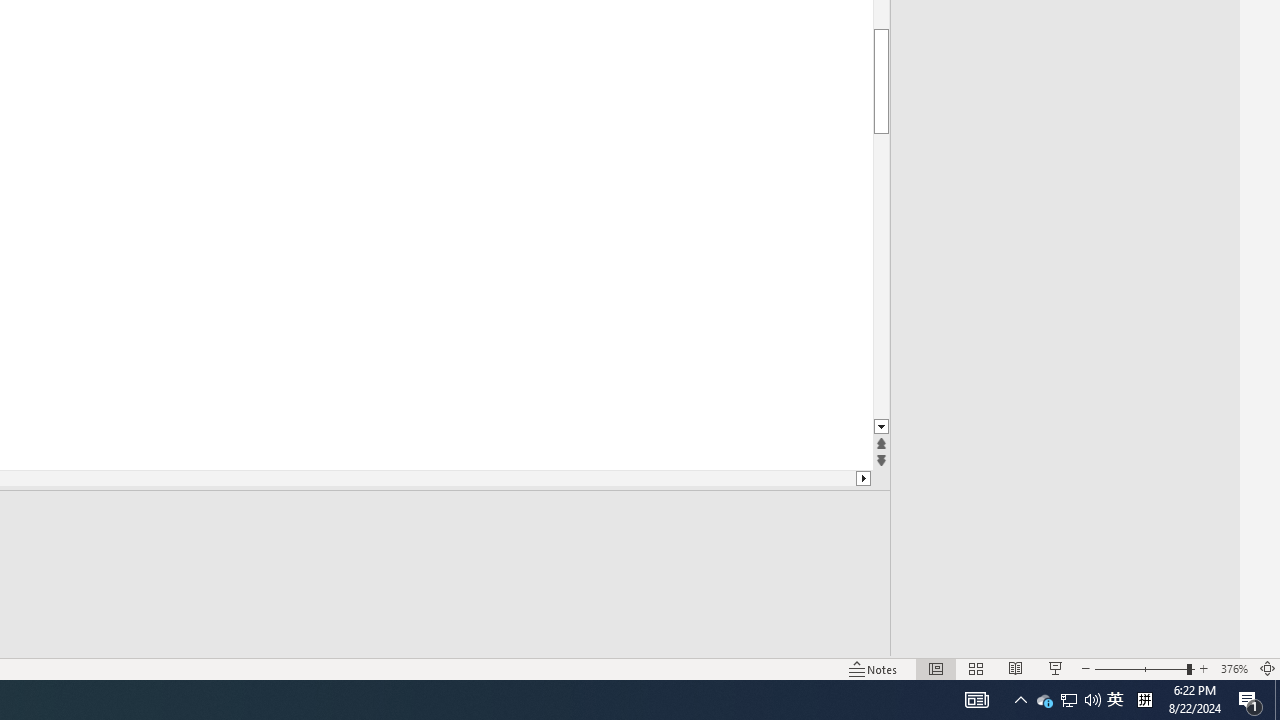  I want to click on 'Zoom 376%', so click(1233, 669).